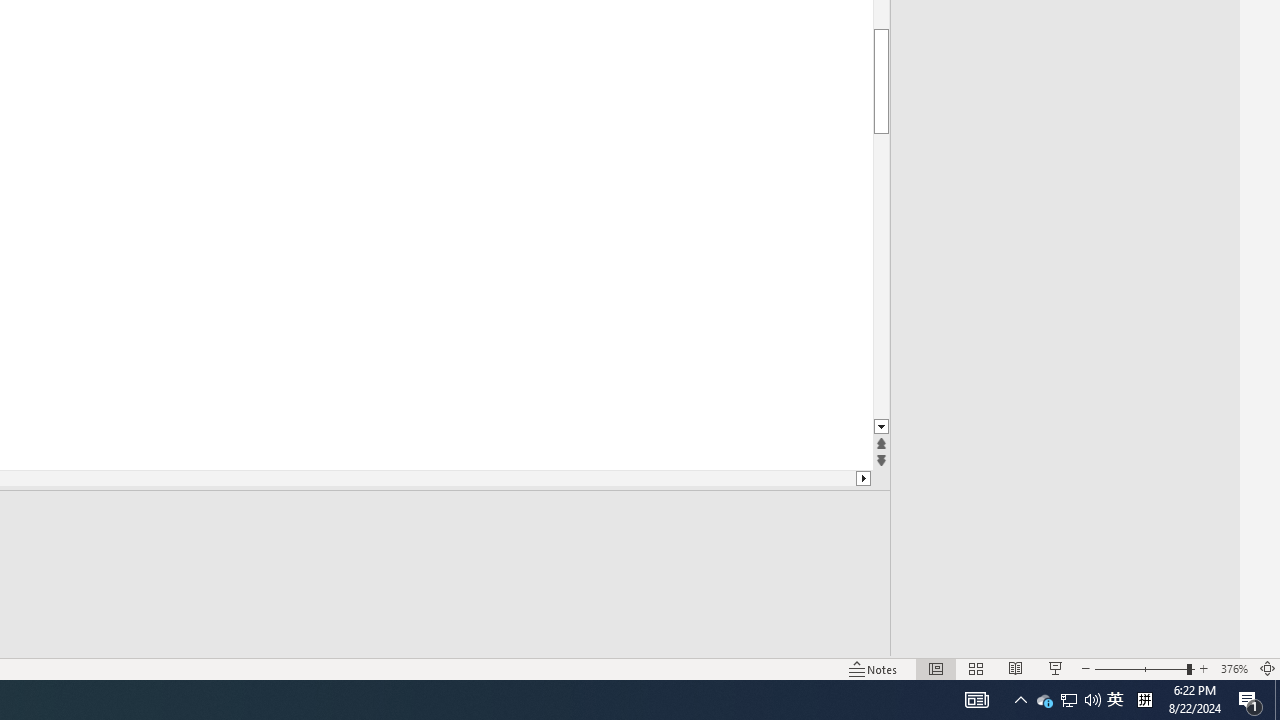  I want to click on 'Zoom 376%', so click(1233, 669).